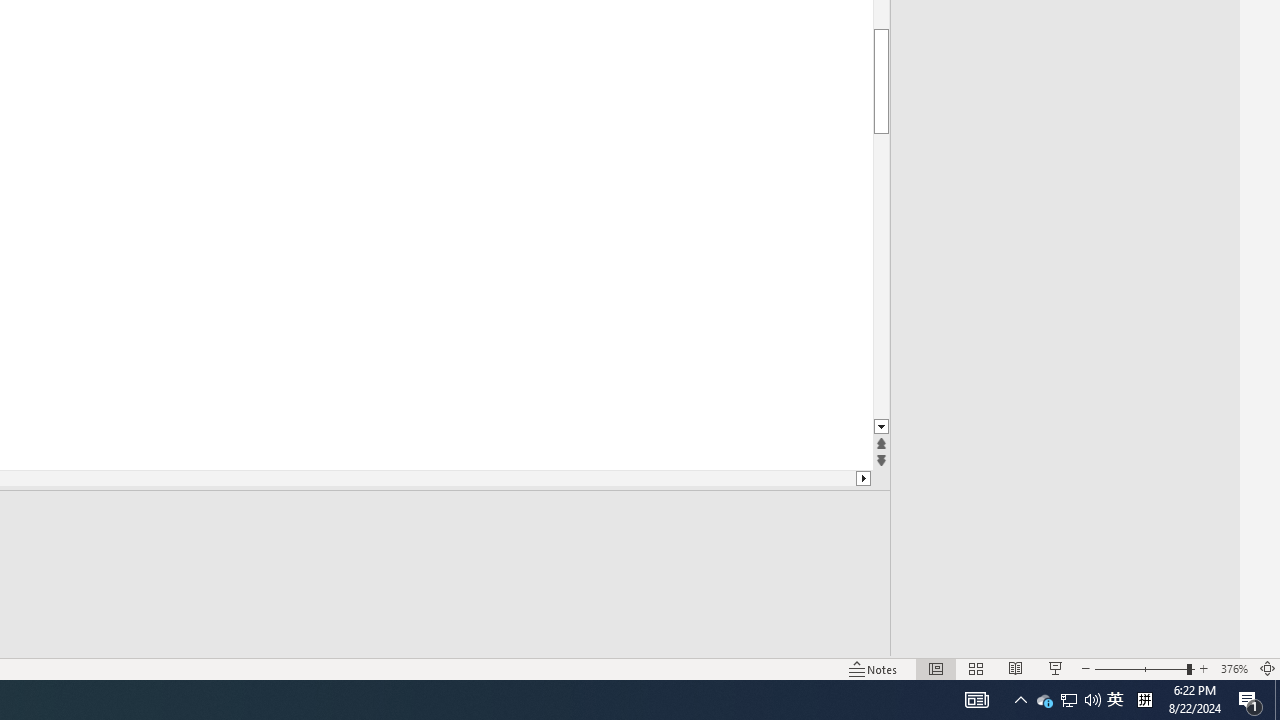  I want to click on 'Zoom 376%', so click(1233, 669).